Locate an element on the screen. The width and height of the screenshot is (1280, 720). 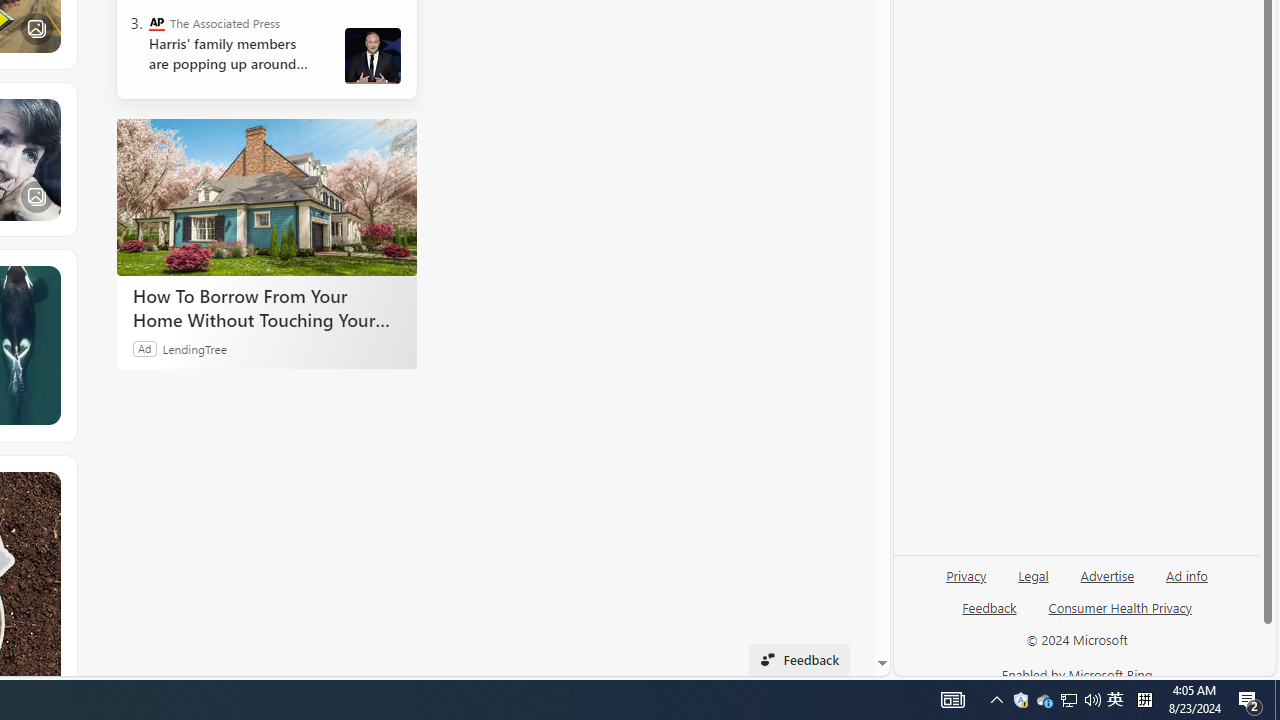
'Privacy' is located at coordinates (966, 574).